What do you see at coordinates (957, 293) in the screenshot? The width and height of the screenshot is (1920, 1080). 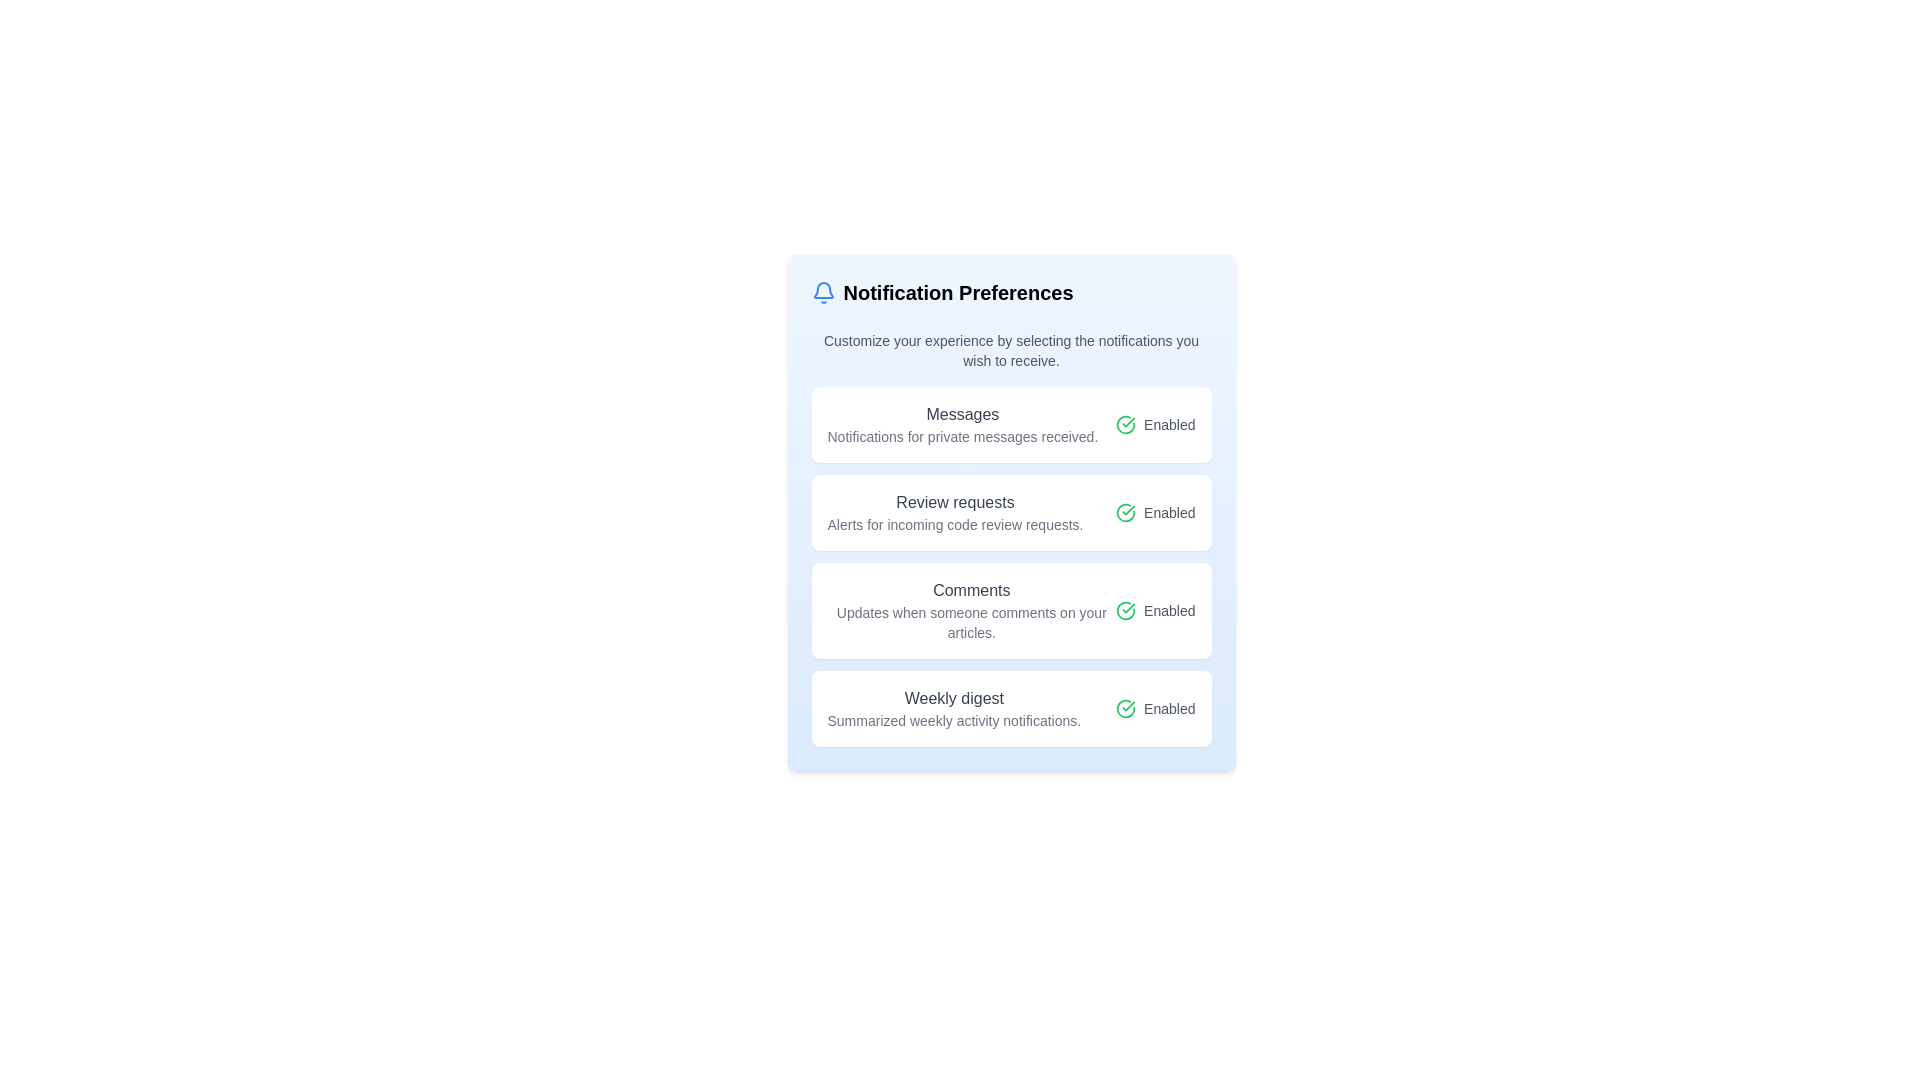 I see `the header text indicating 'Notification Preferences', which is centrally aligned and located near the top of the content area with a bell icon to its left` at bounding box center [957, 293].